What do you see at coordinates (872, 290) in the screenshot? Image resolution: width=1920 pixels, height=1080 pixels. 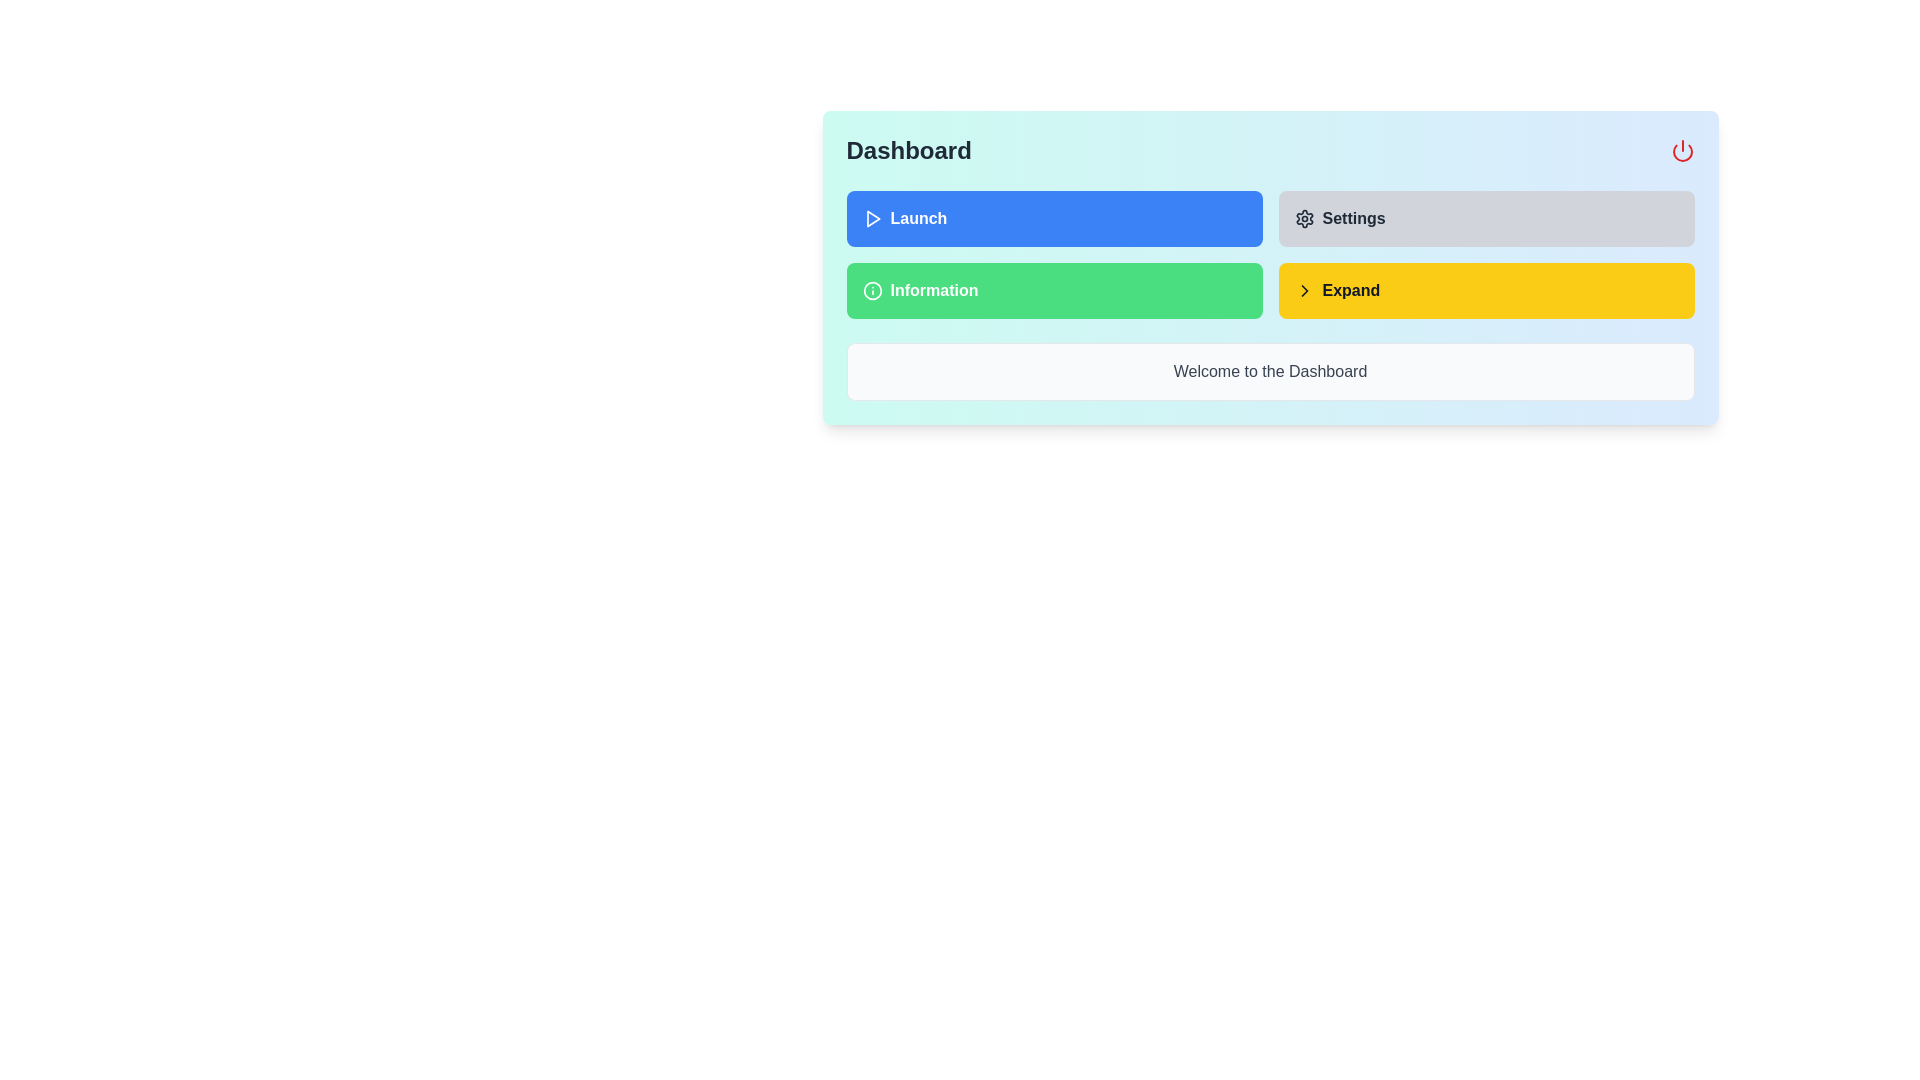 I see `the outermost circular element of the 'Information' icon, which is centrally located inside the green rectangle labeled 'Information' in the dashboard` at bounding box center [872, 290].